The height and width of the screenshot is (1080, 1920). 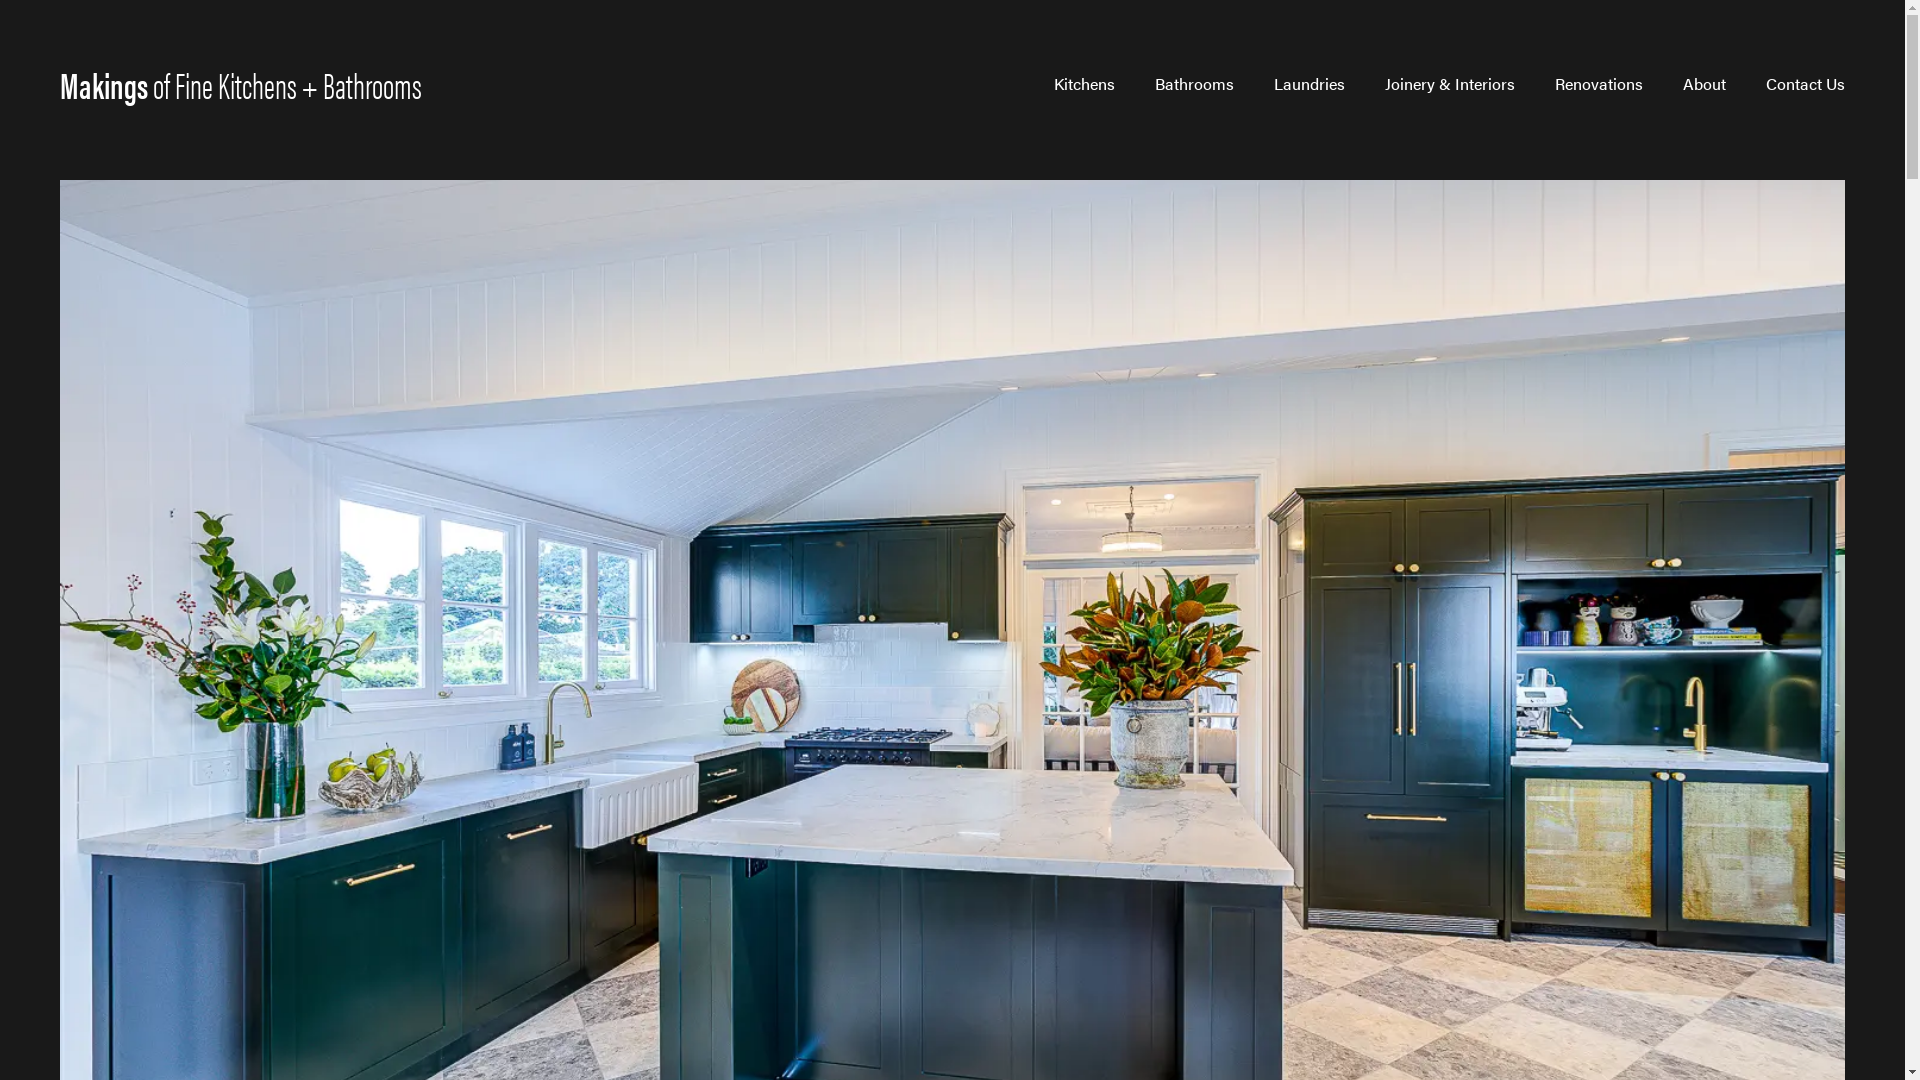 I want to click on 'Joinery & Interiors', so click(x=1384, y=83).